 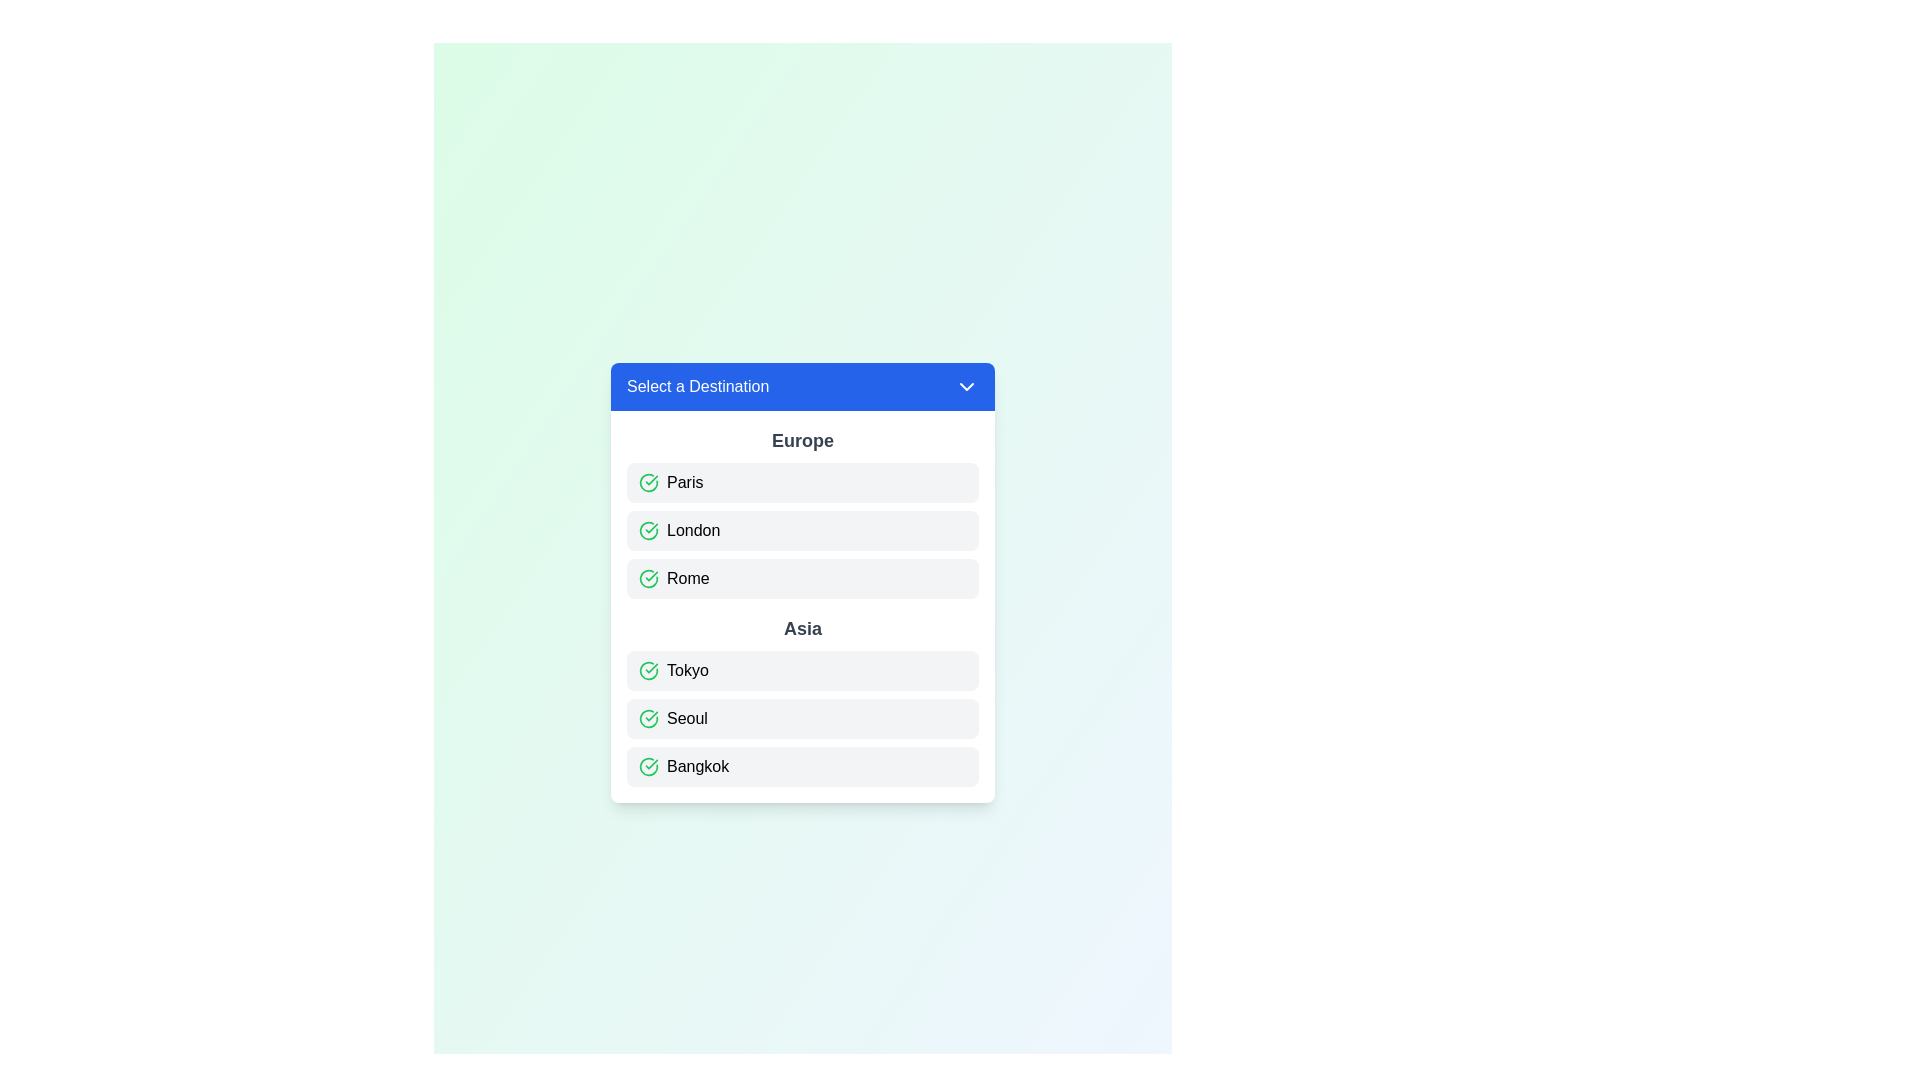 I want to click on the text label displaying 'Rome' within the selectable list item under the 'Europe' header in the dropdown labeled 'Select a Destination', so click(x=688, y=578).